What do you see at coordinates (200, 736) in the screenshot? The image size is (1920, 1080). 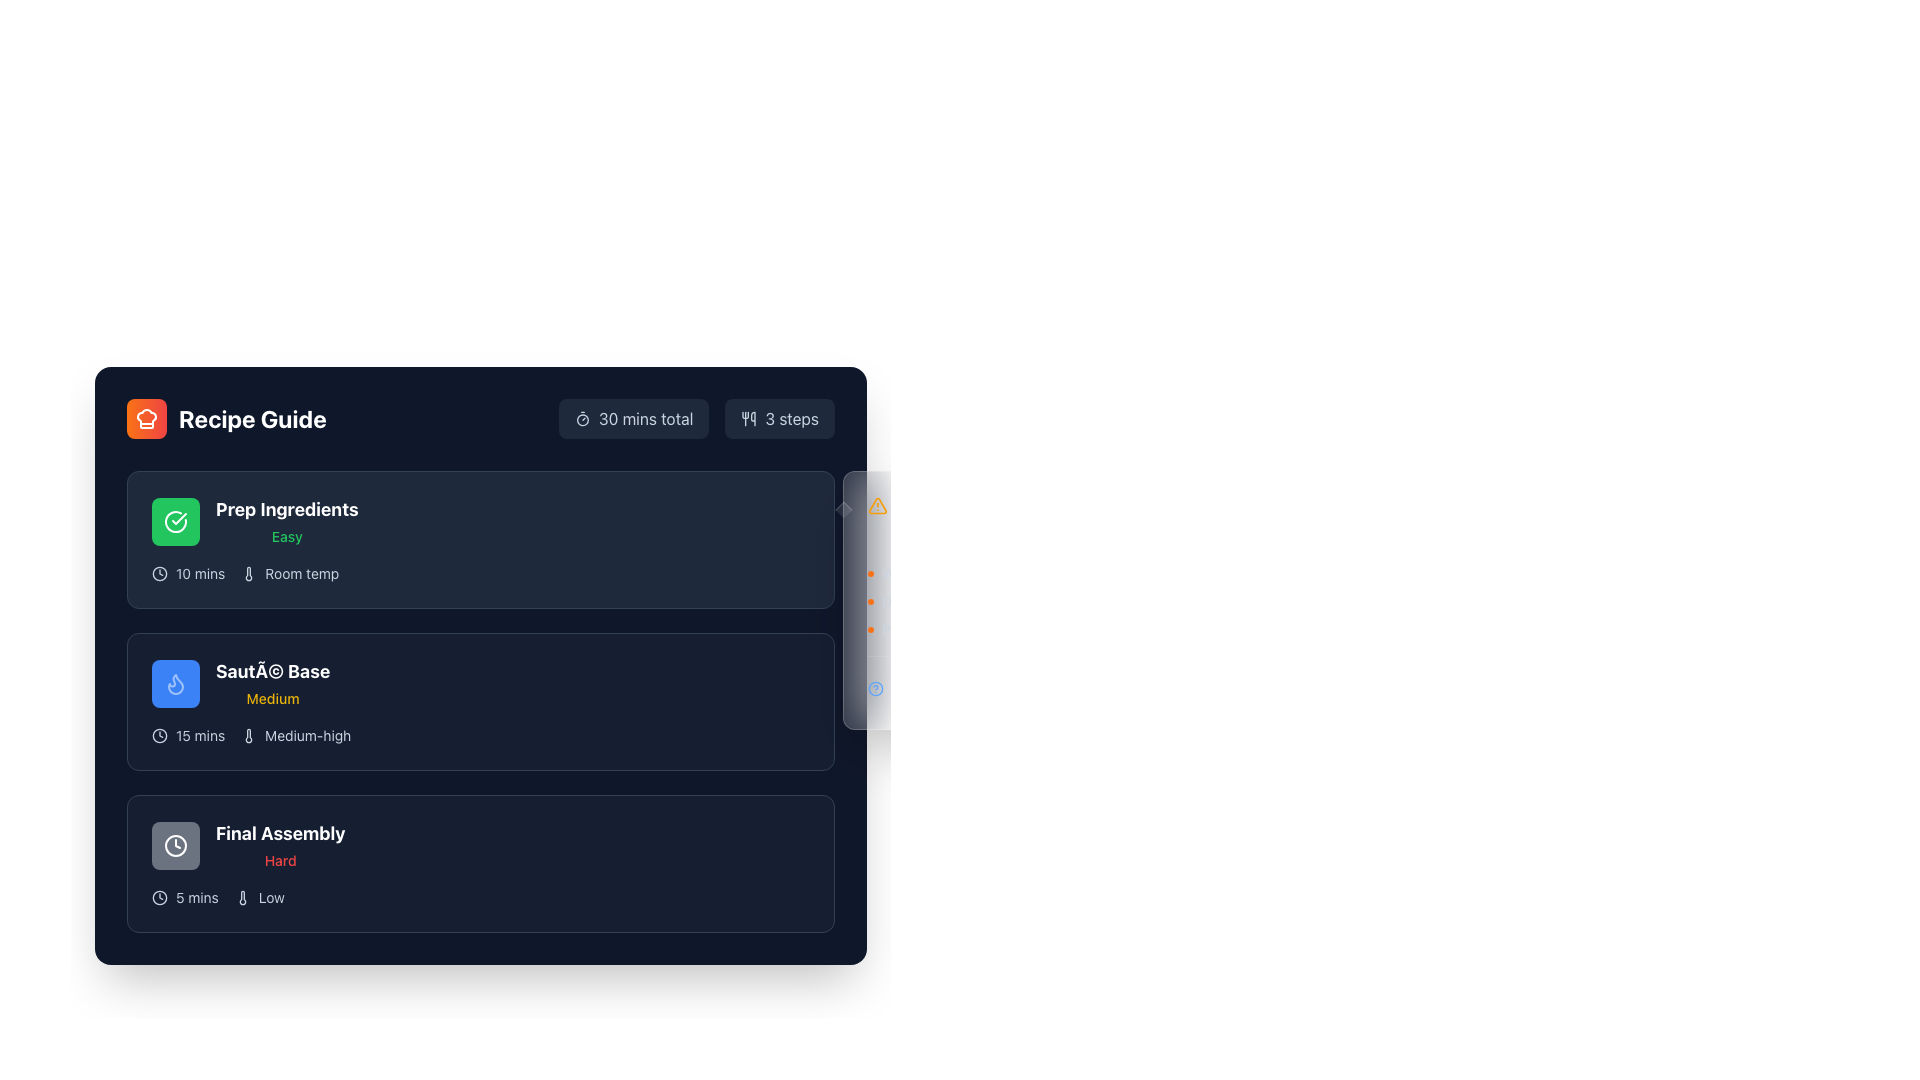 I see `text content of the label displaying '15 mins' in white color, located in the 'Sauté Base' section of the recipe guide layout, positioned next to a clock icon` at bounding box center [200, 736].